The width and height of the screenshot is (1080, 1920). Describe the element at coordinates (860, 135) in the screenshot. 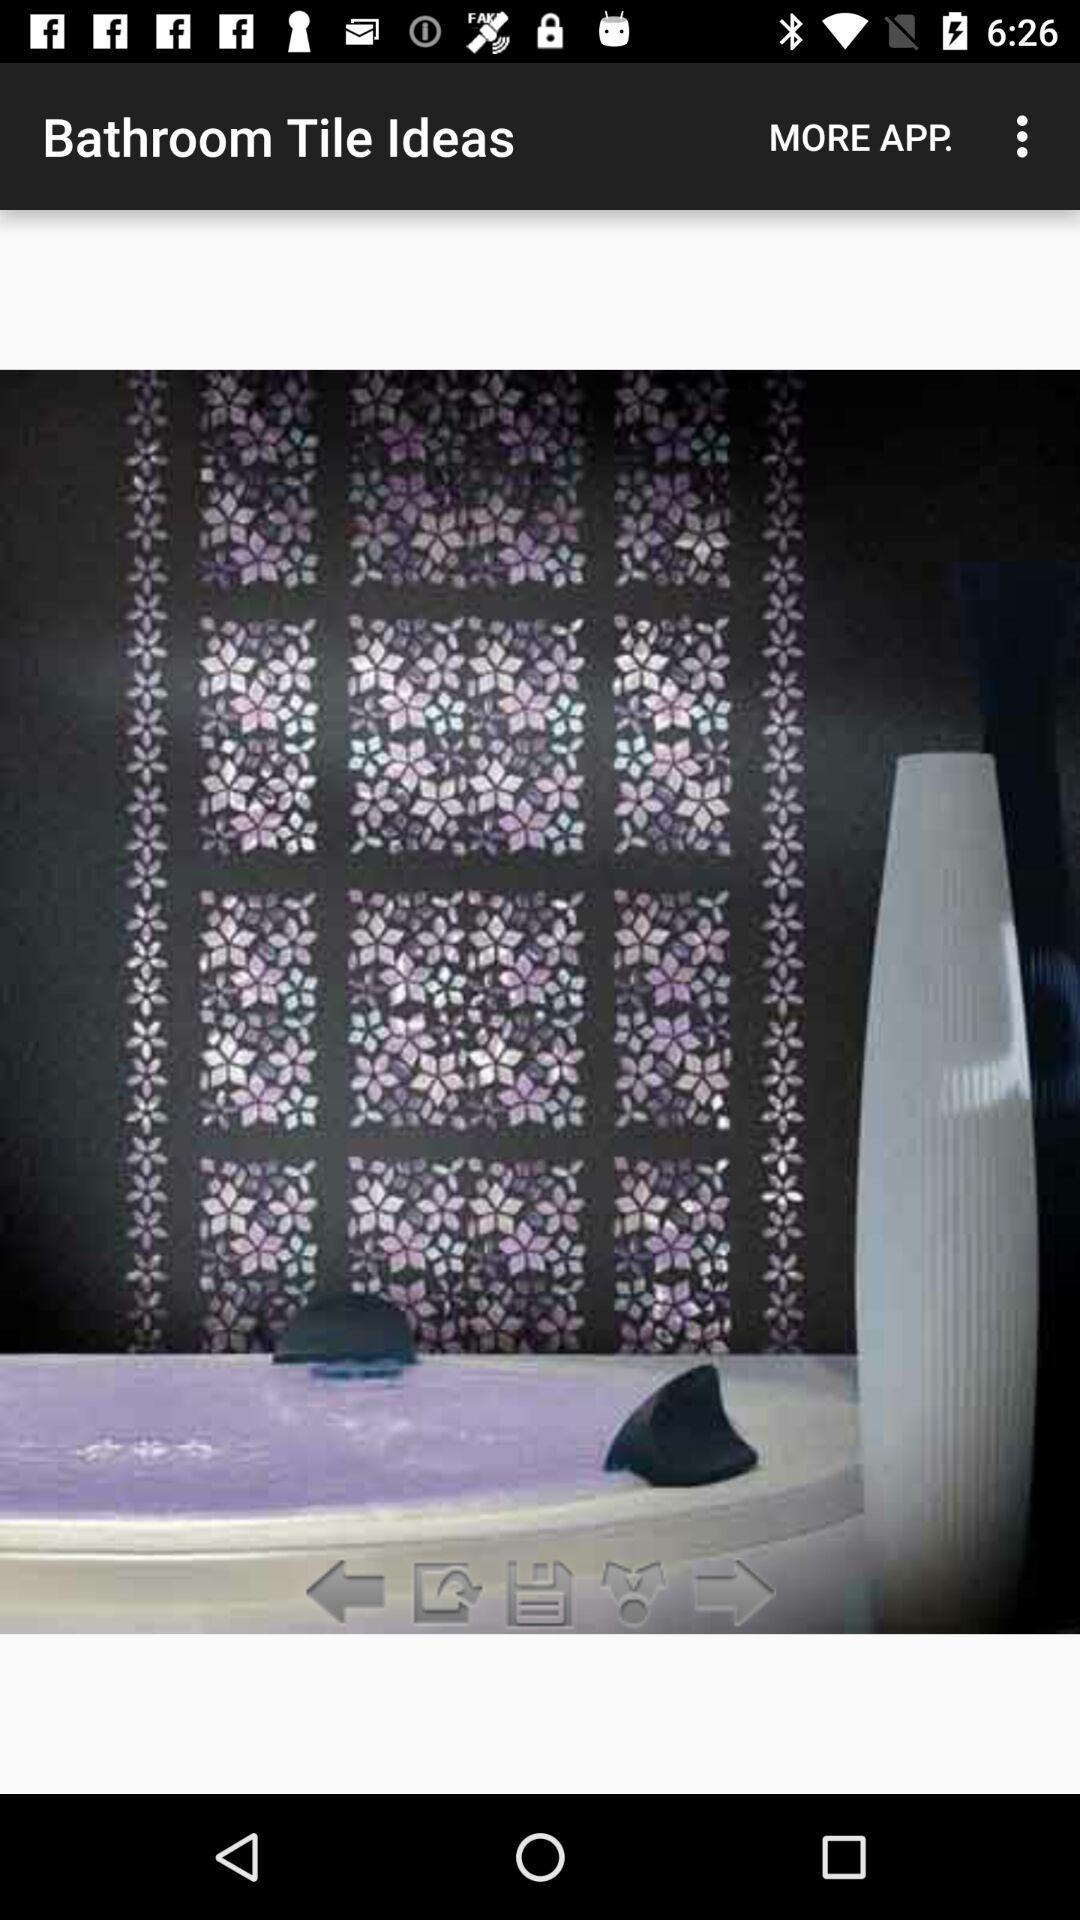

I see `the more app. icon` at that location.